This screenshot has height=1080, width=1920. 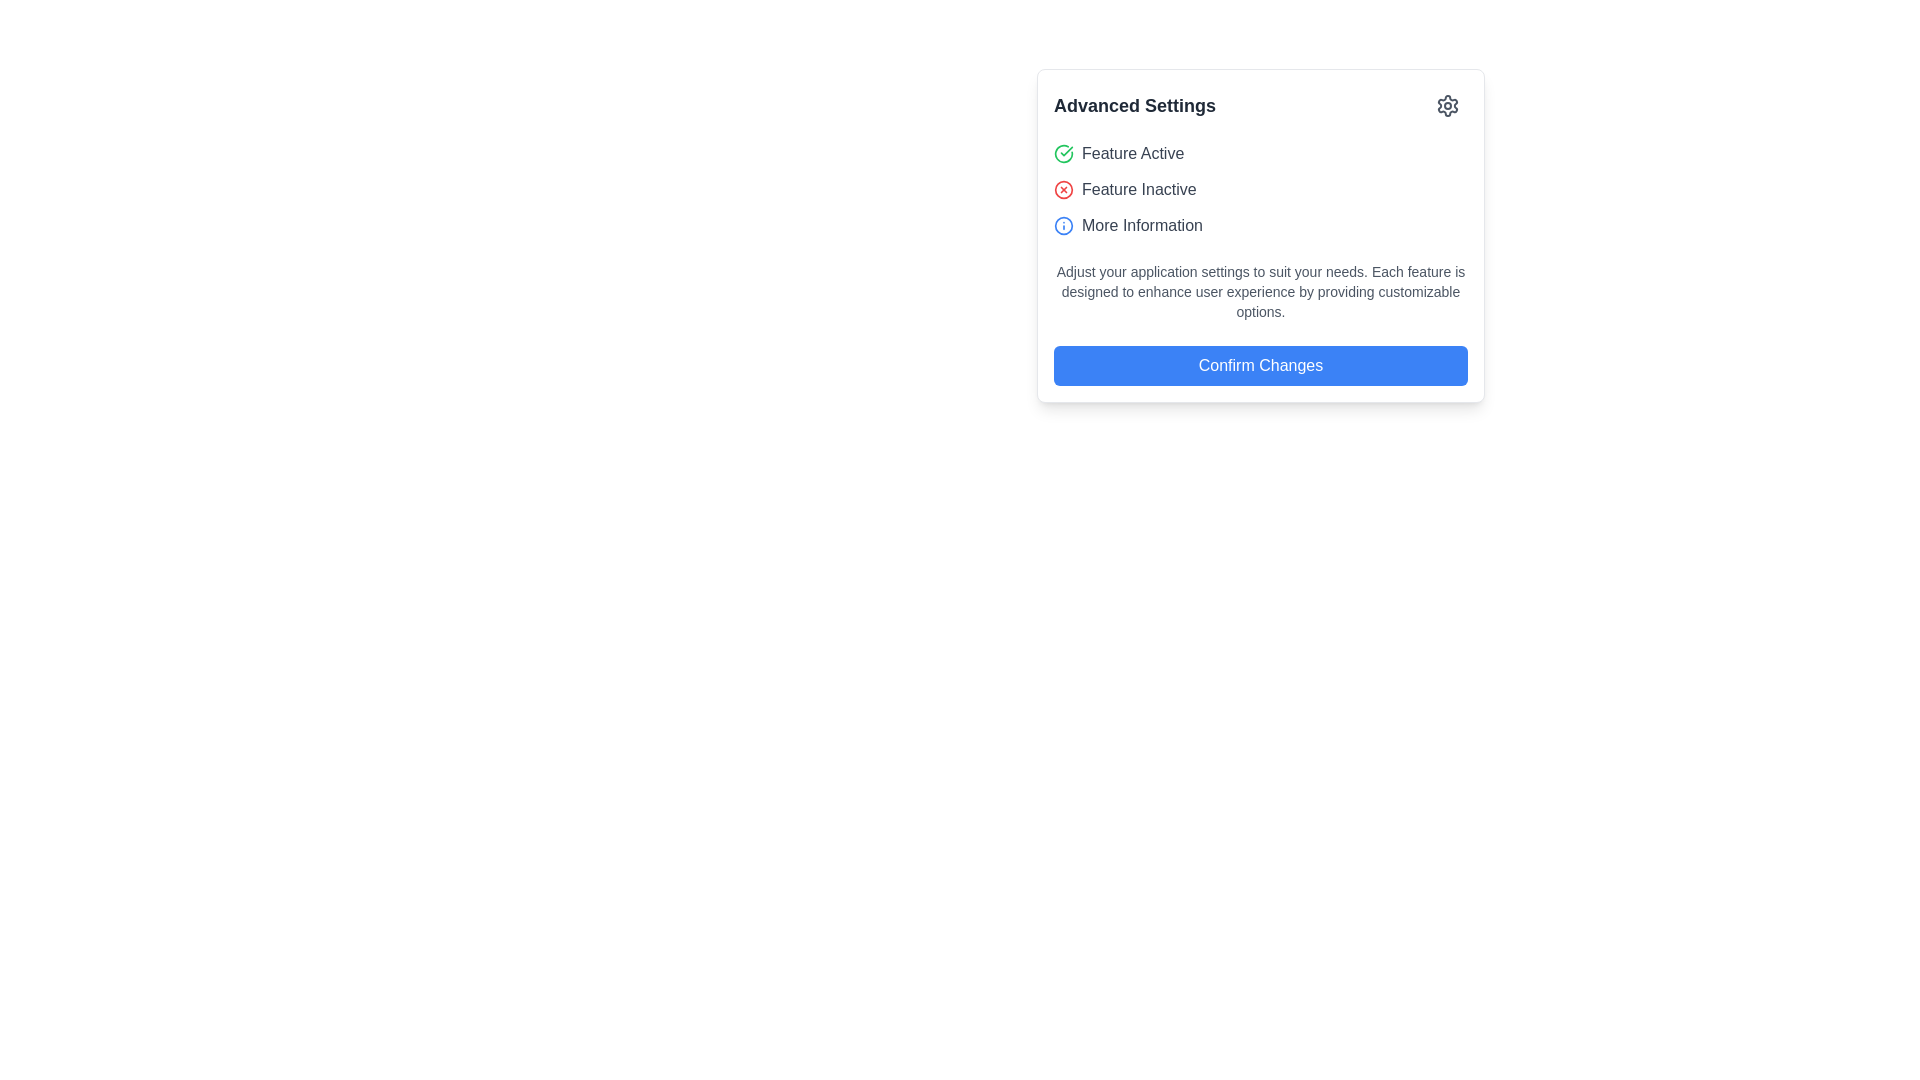 What do you see at coordinates (1063, 153) in the screenshot?
I see `the circular green checkmark icon in the 'Advanced Settings' modal, located to the left of the 'Feature Active' label` at bounding box center [1063, 153].